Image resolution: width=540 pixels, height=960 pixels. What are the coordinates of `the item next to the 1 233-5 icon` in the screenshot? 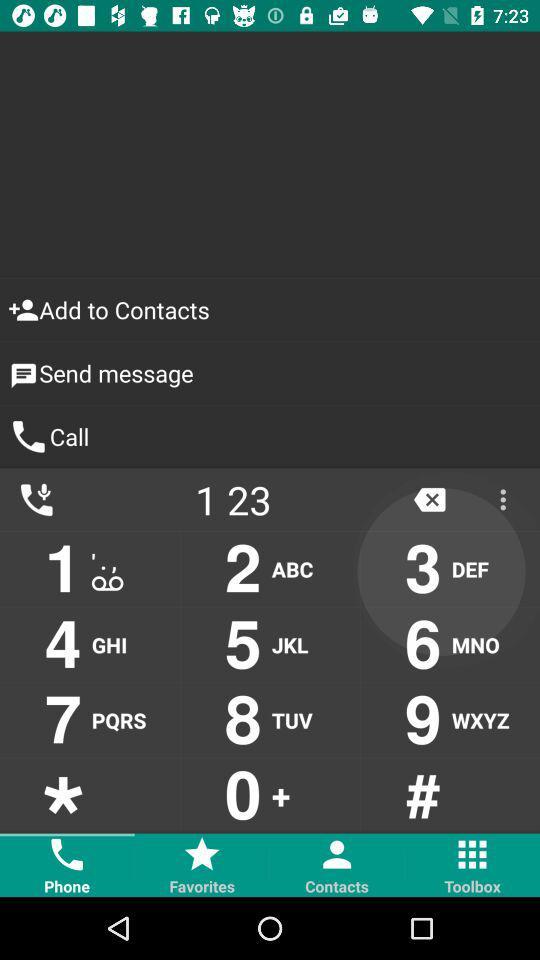 It's located at (428, 498).